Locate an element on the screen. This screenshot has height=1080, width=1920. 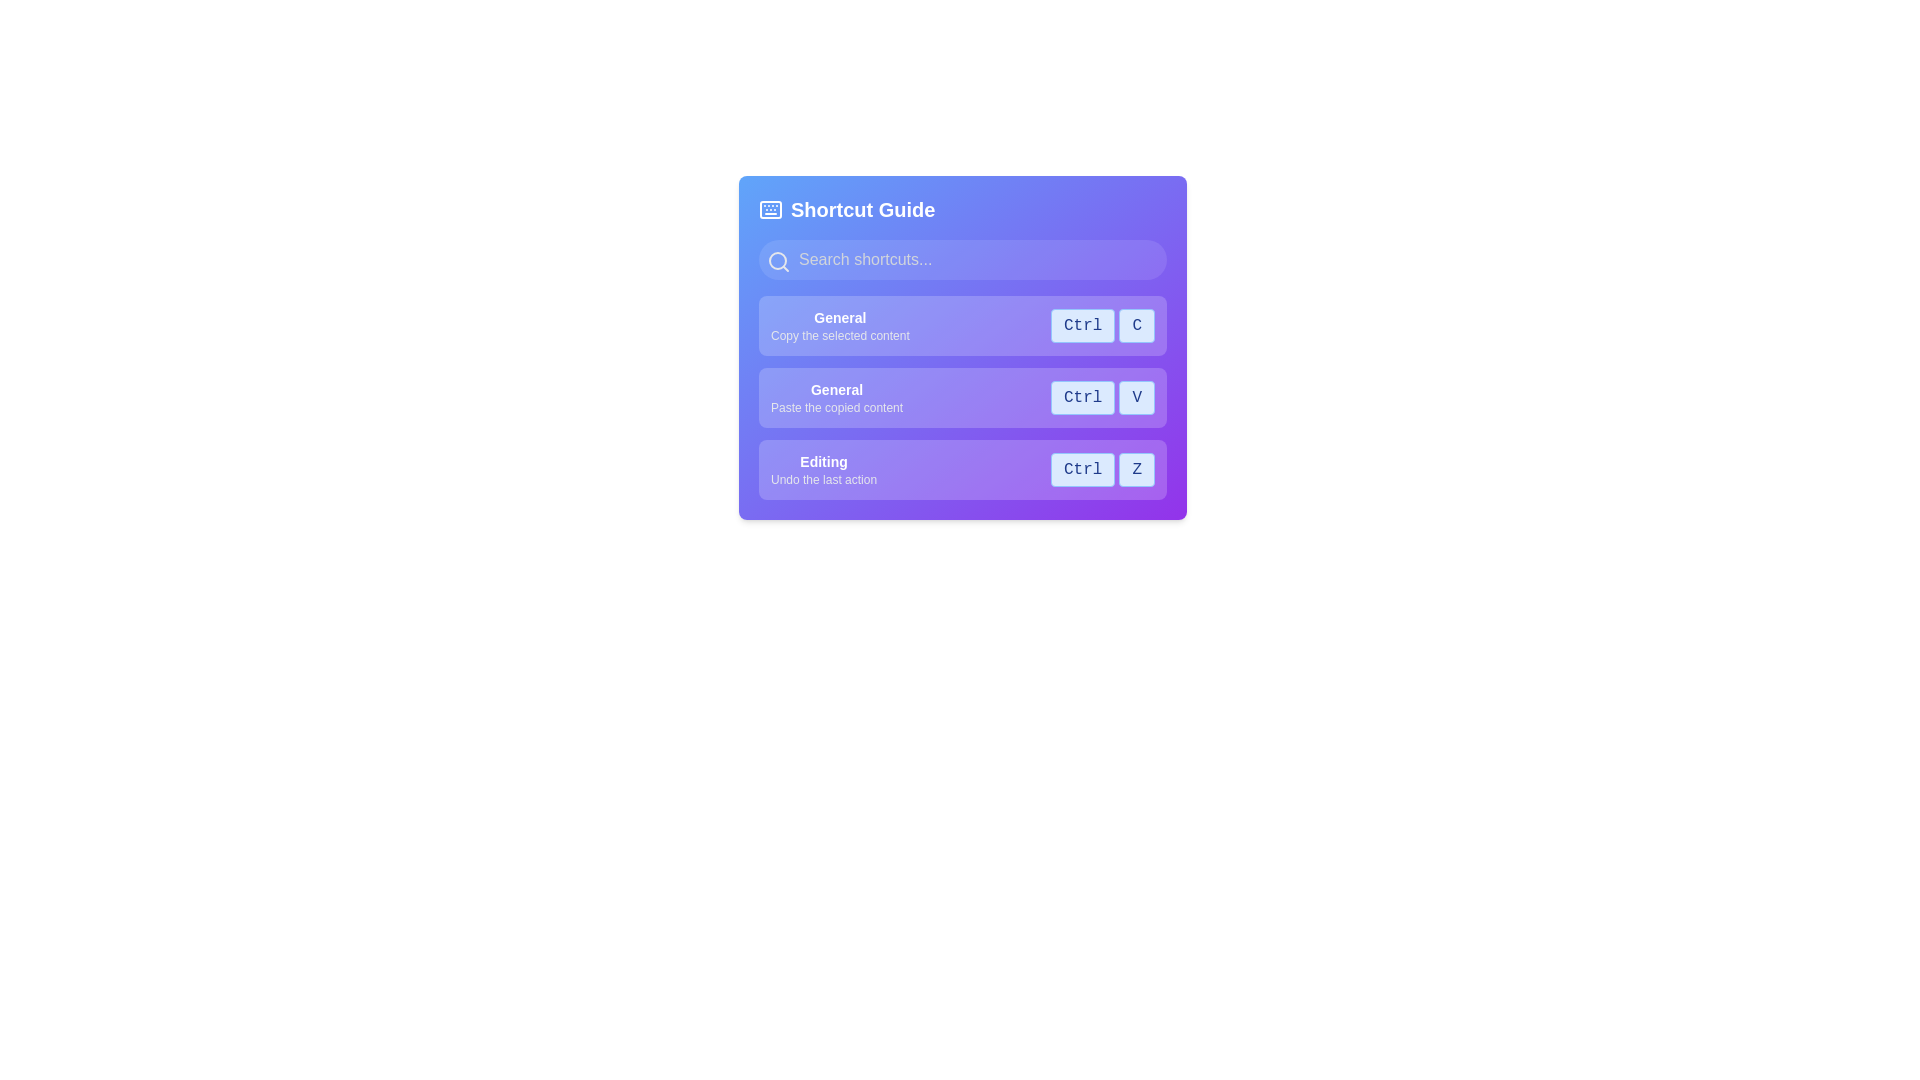
the visual label indicating the 'Ctrl' key in the shortcut guide interface, located in the first row and adjacent to the 'C' label is located at coordinates (1082, 325).